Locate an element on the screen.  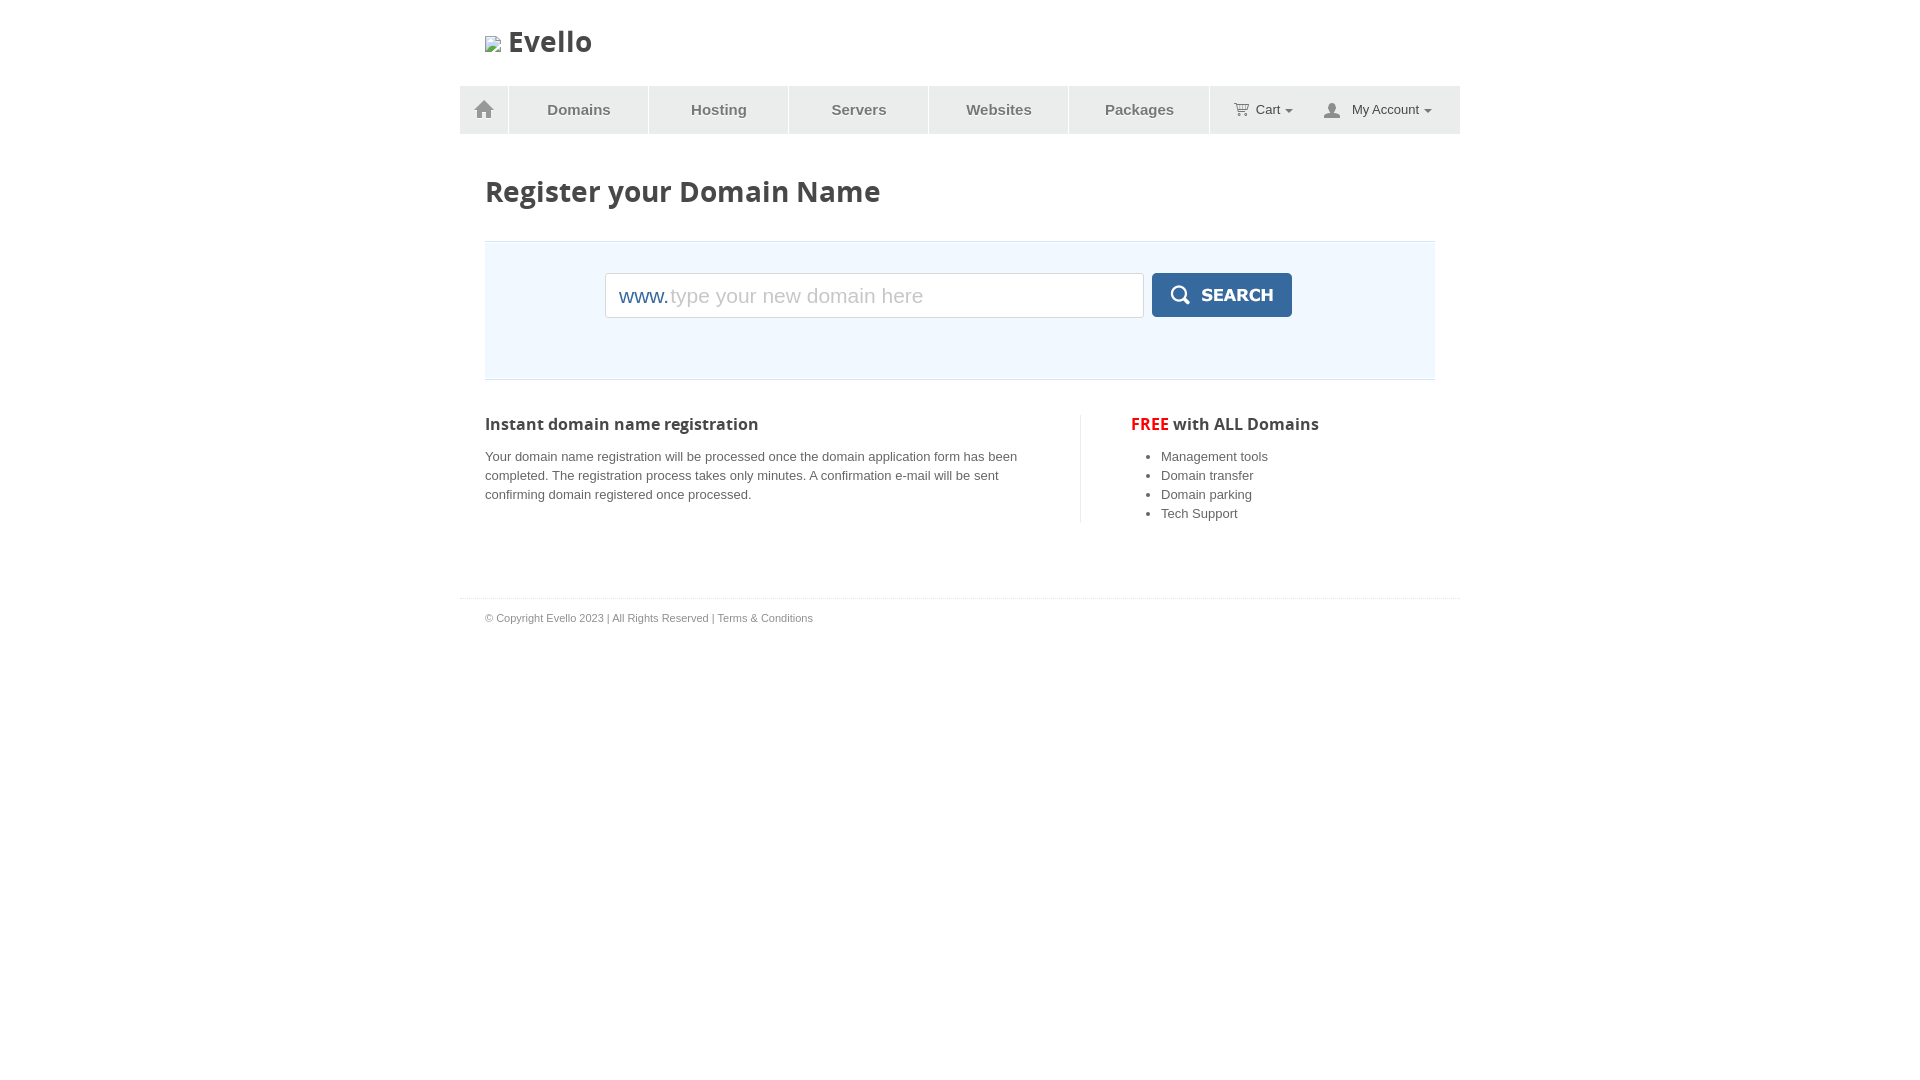
'Hosting' is located at coordinates (649, 110).